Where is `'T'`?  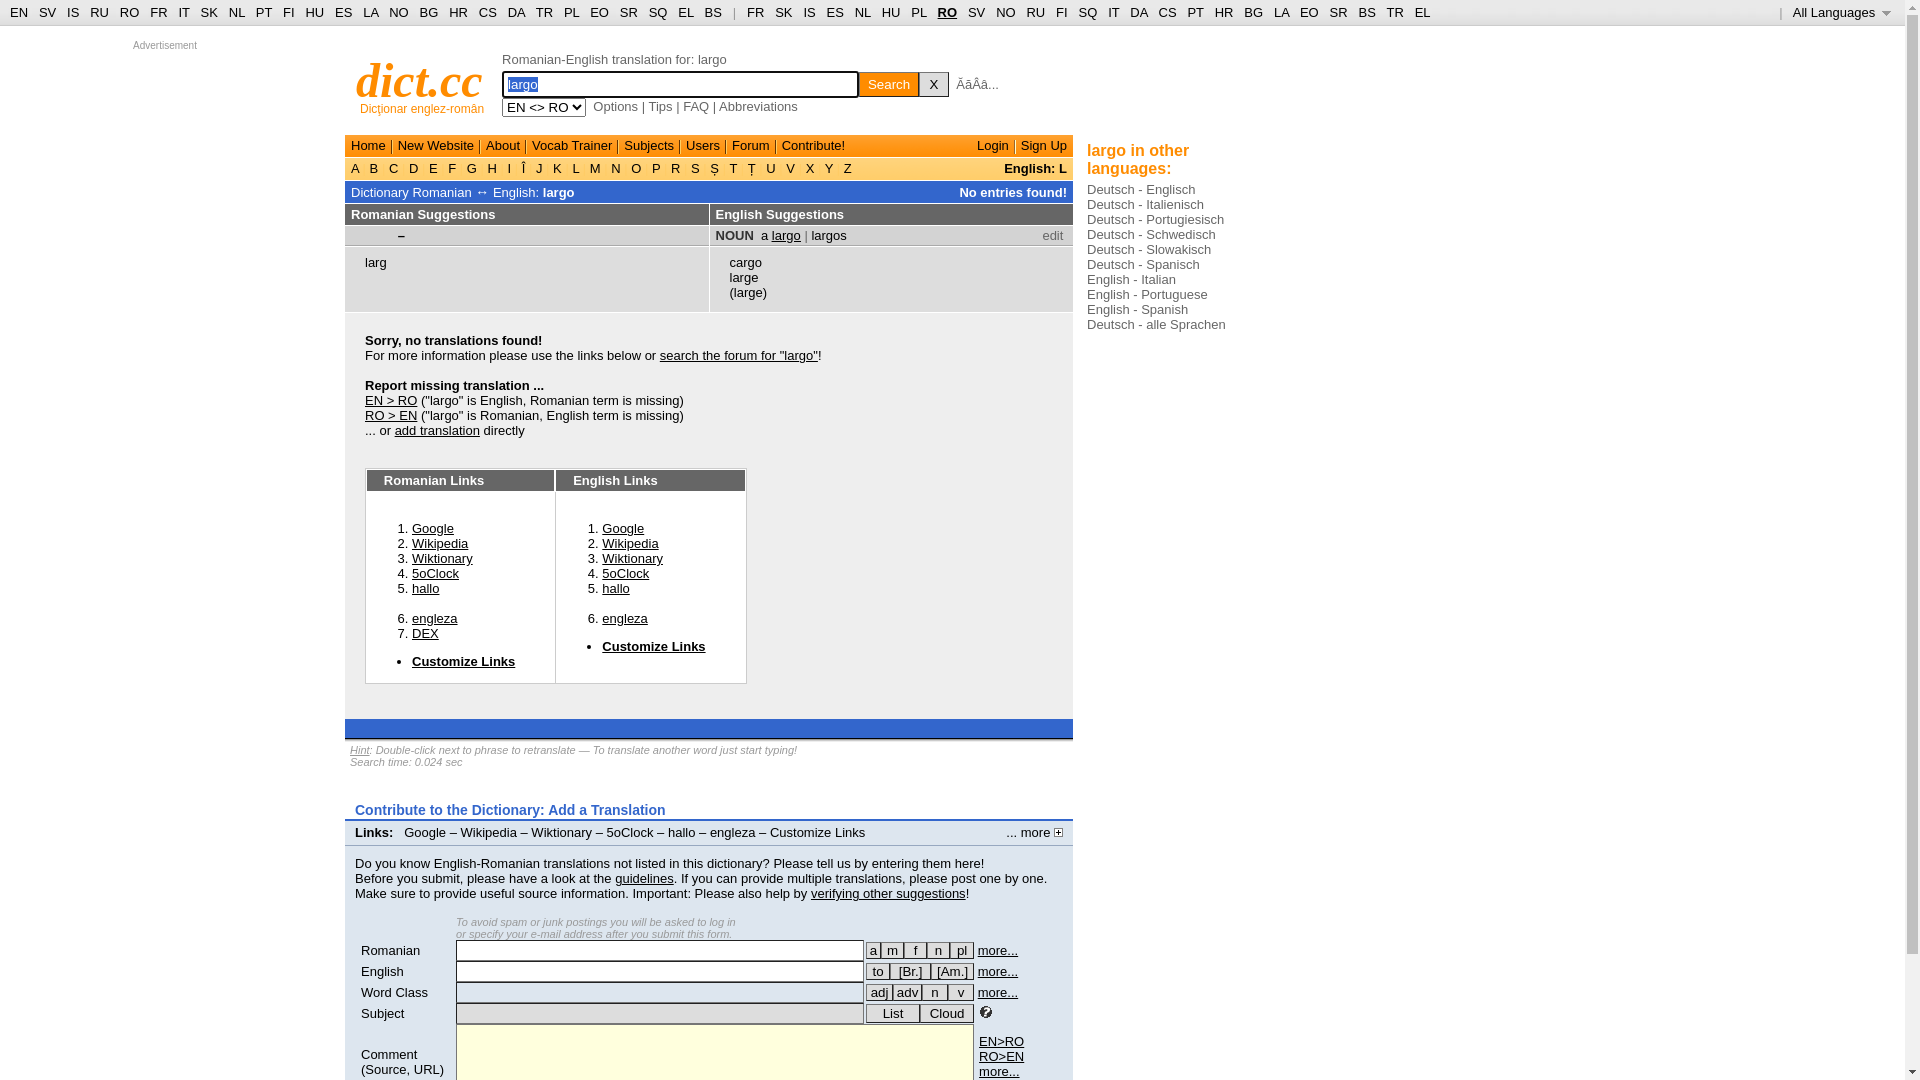
'T' is located at coordinates (724, 167).